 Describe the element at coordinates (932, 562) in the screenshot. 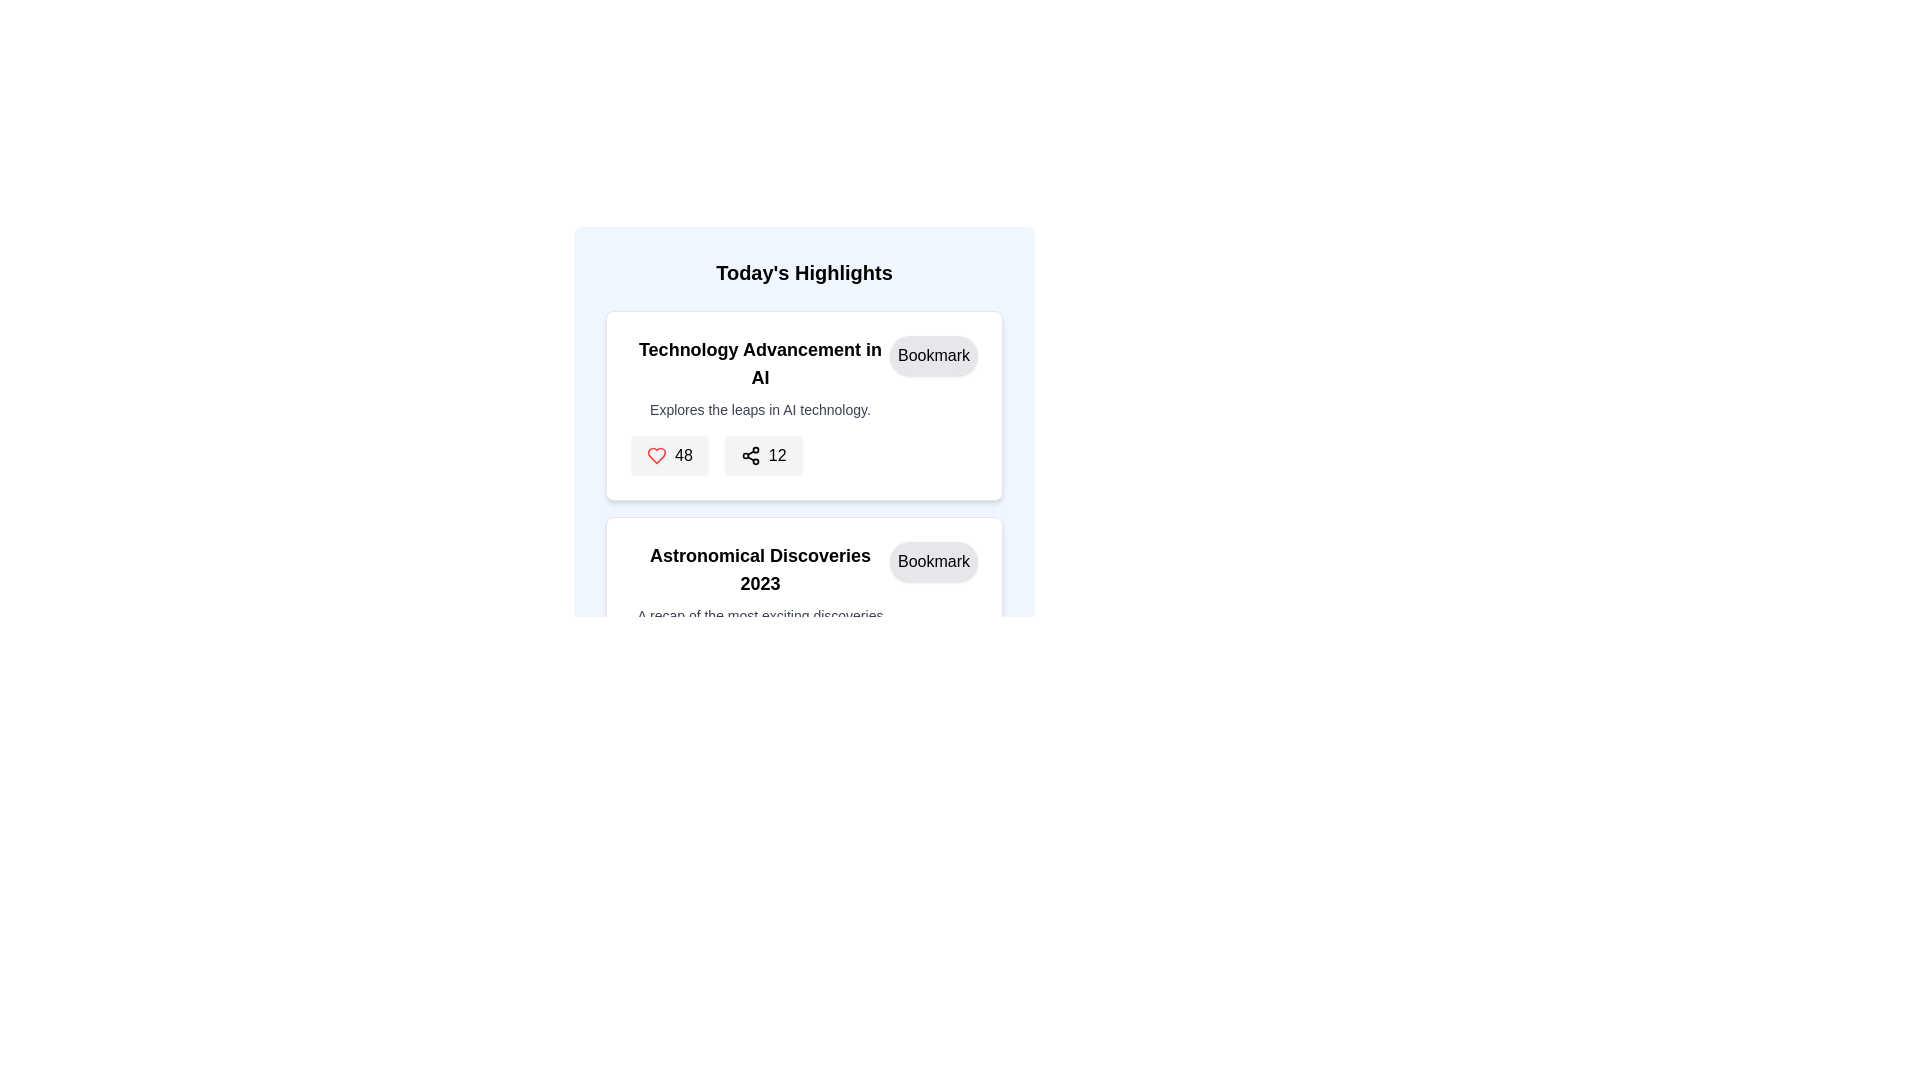

I see `the bookmark button located in the top-right corner of the 'Astronomical Discoveries 2023' card to allow users to save the article for later reference` at that location.